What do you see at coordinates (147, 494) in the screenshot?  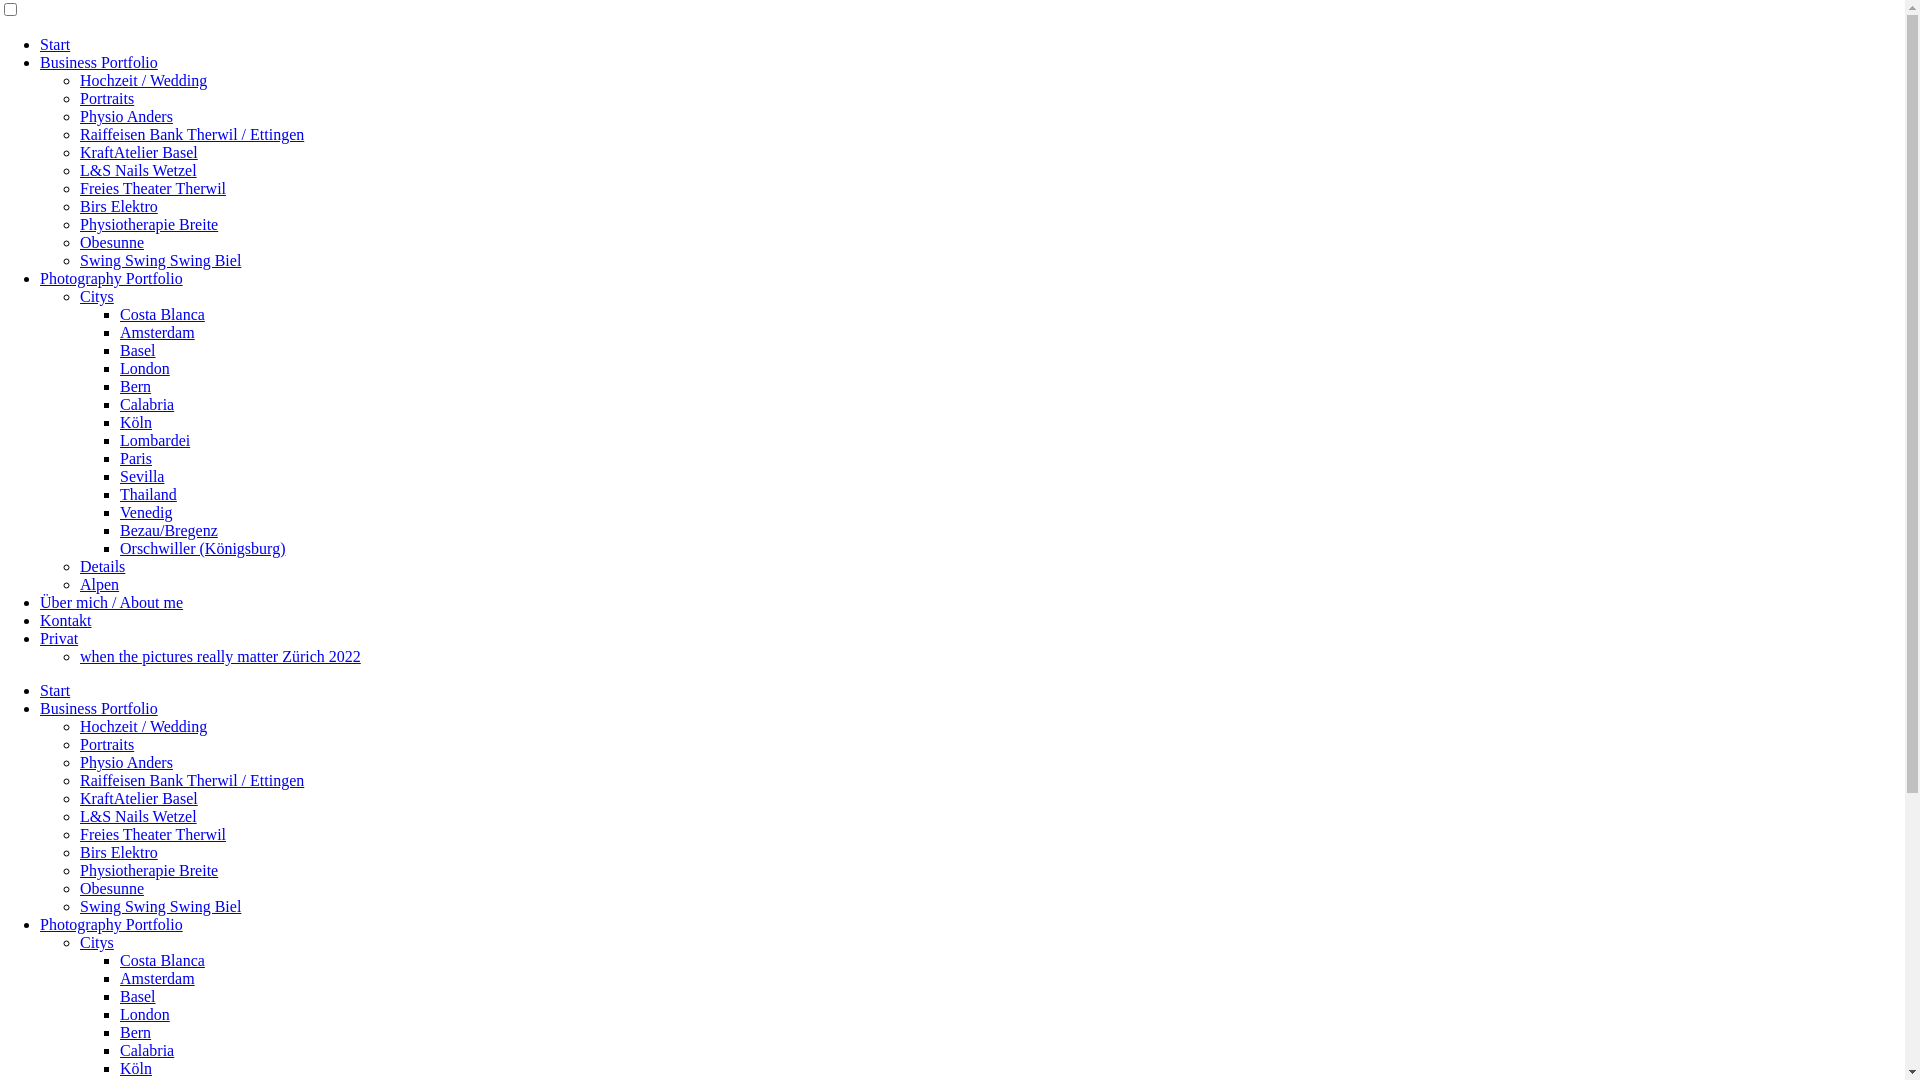 I see `'Thailand'` at bounding box center [147, 494].